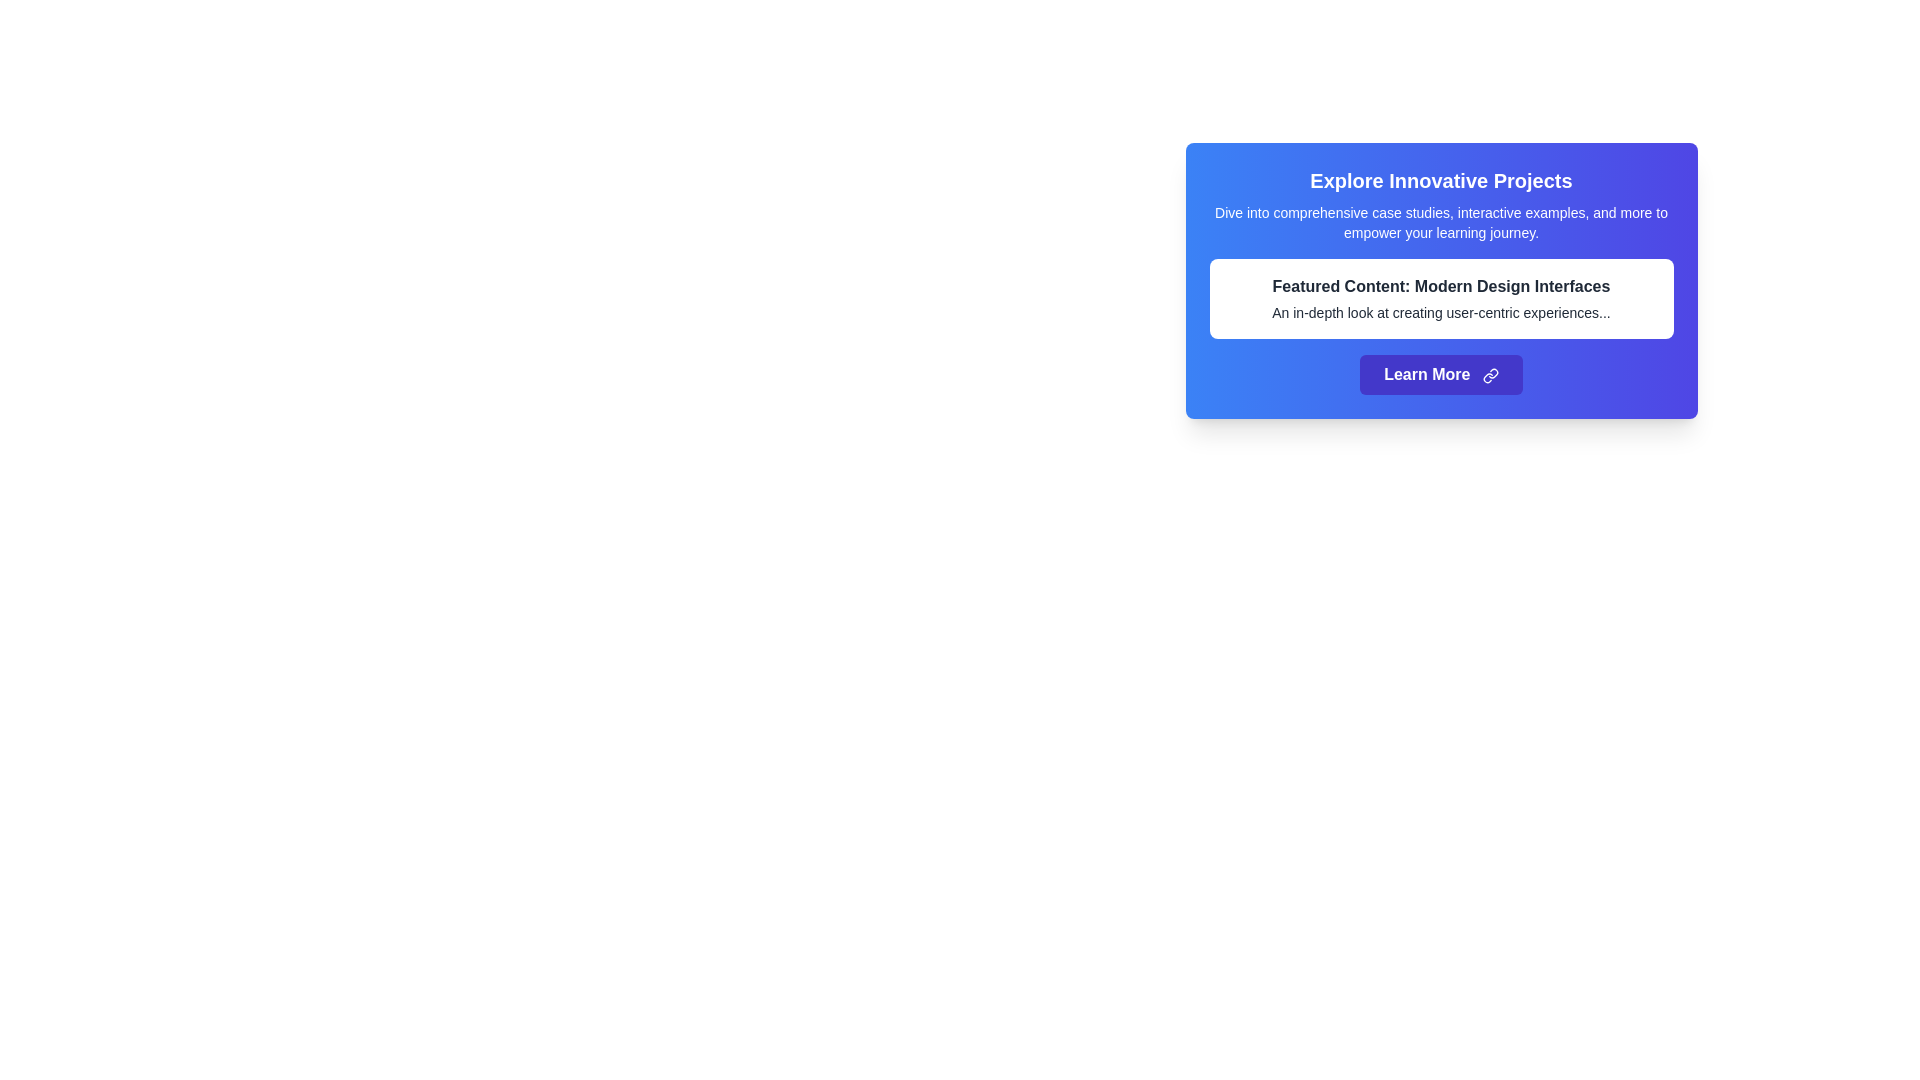 This screenshot has width=1920, height=1080. Describe the element at coordinates (1441, 299) in the screenshot. I see `the informational block titled 'Featured Content: Modern Design Interfaces', which contains a description about user-centric experiences` at that location.